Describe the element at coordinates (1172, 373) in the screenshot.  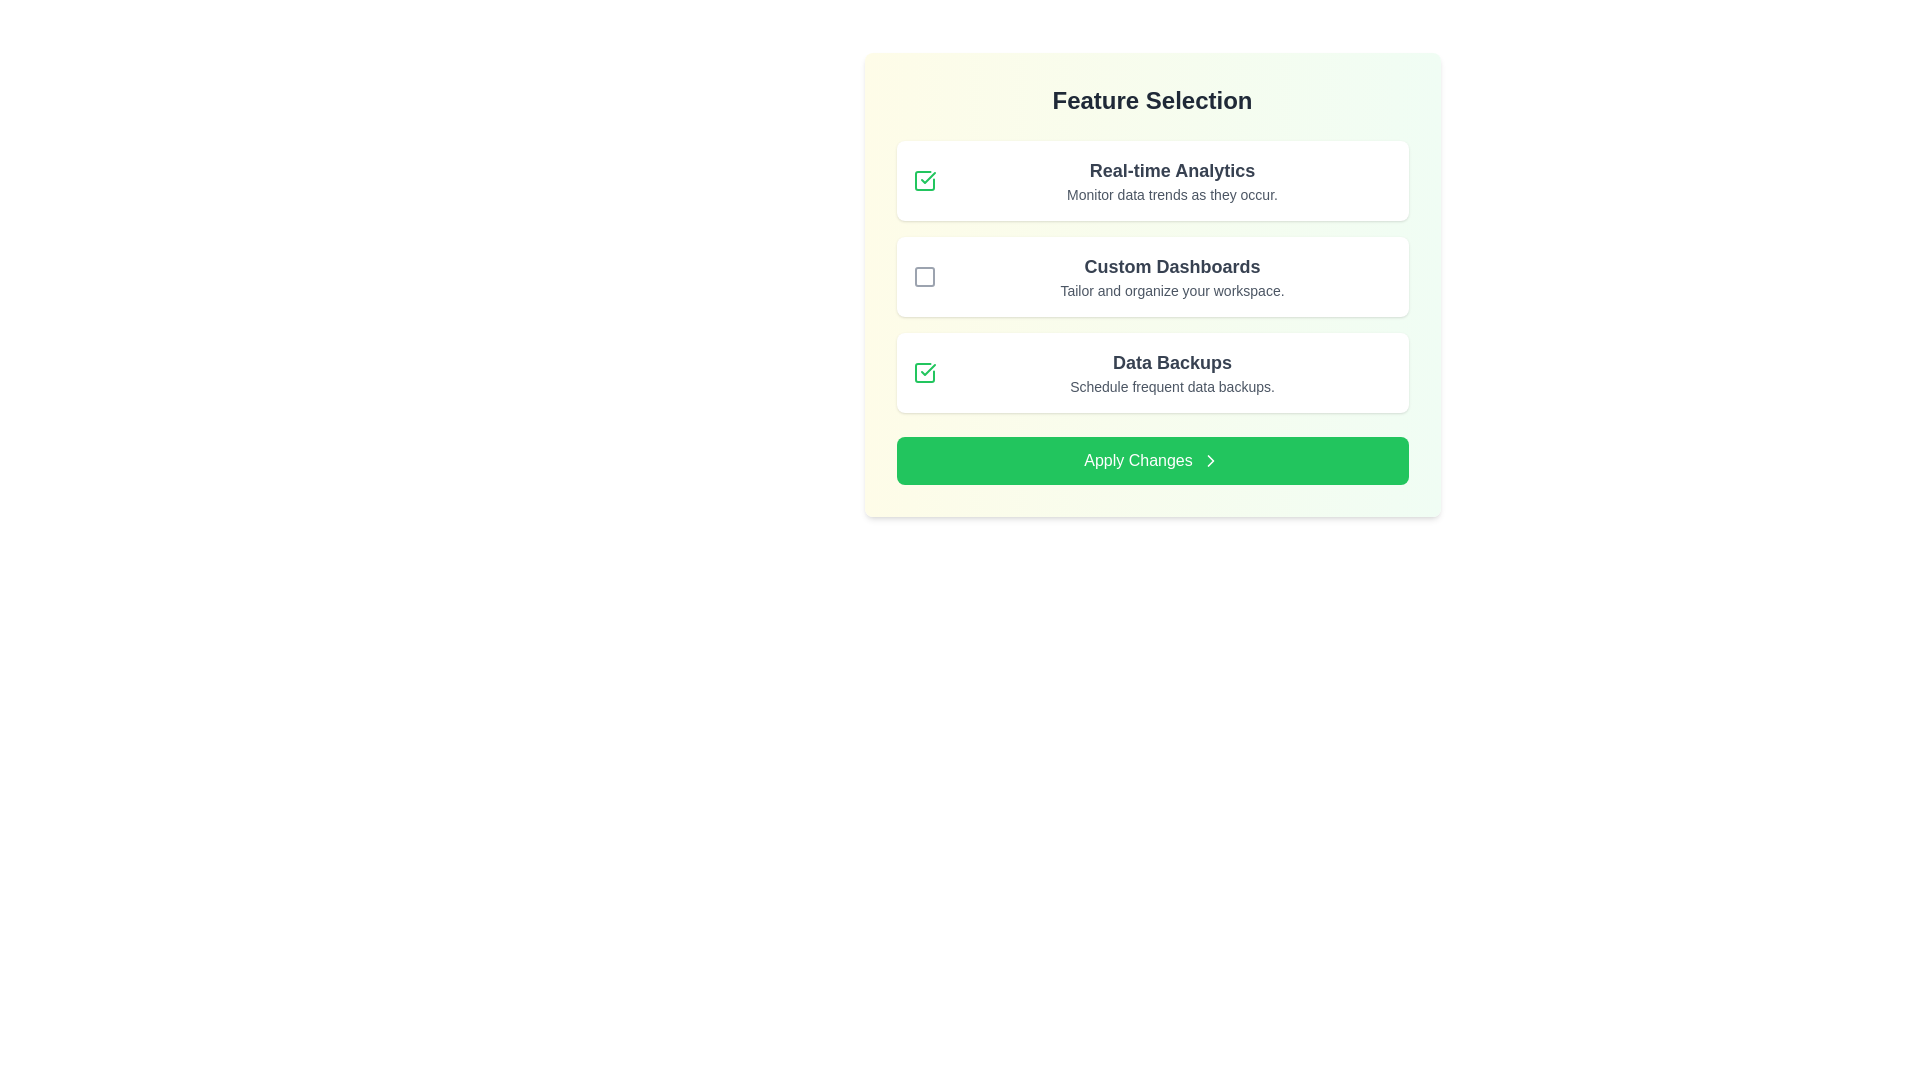
I see `the informational Label indicating 'Data Backups', which is the third choice in the vertical list of options` at that location.